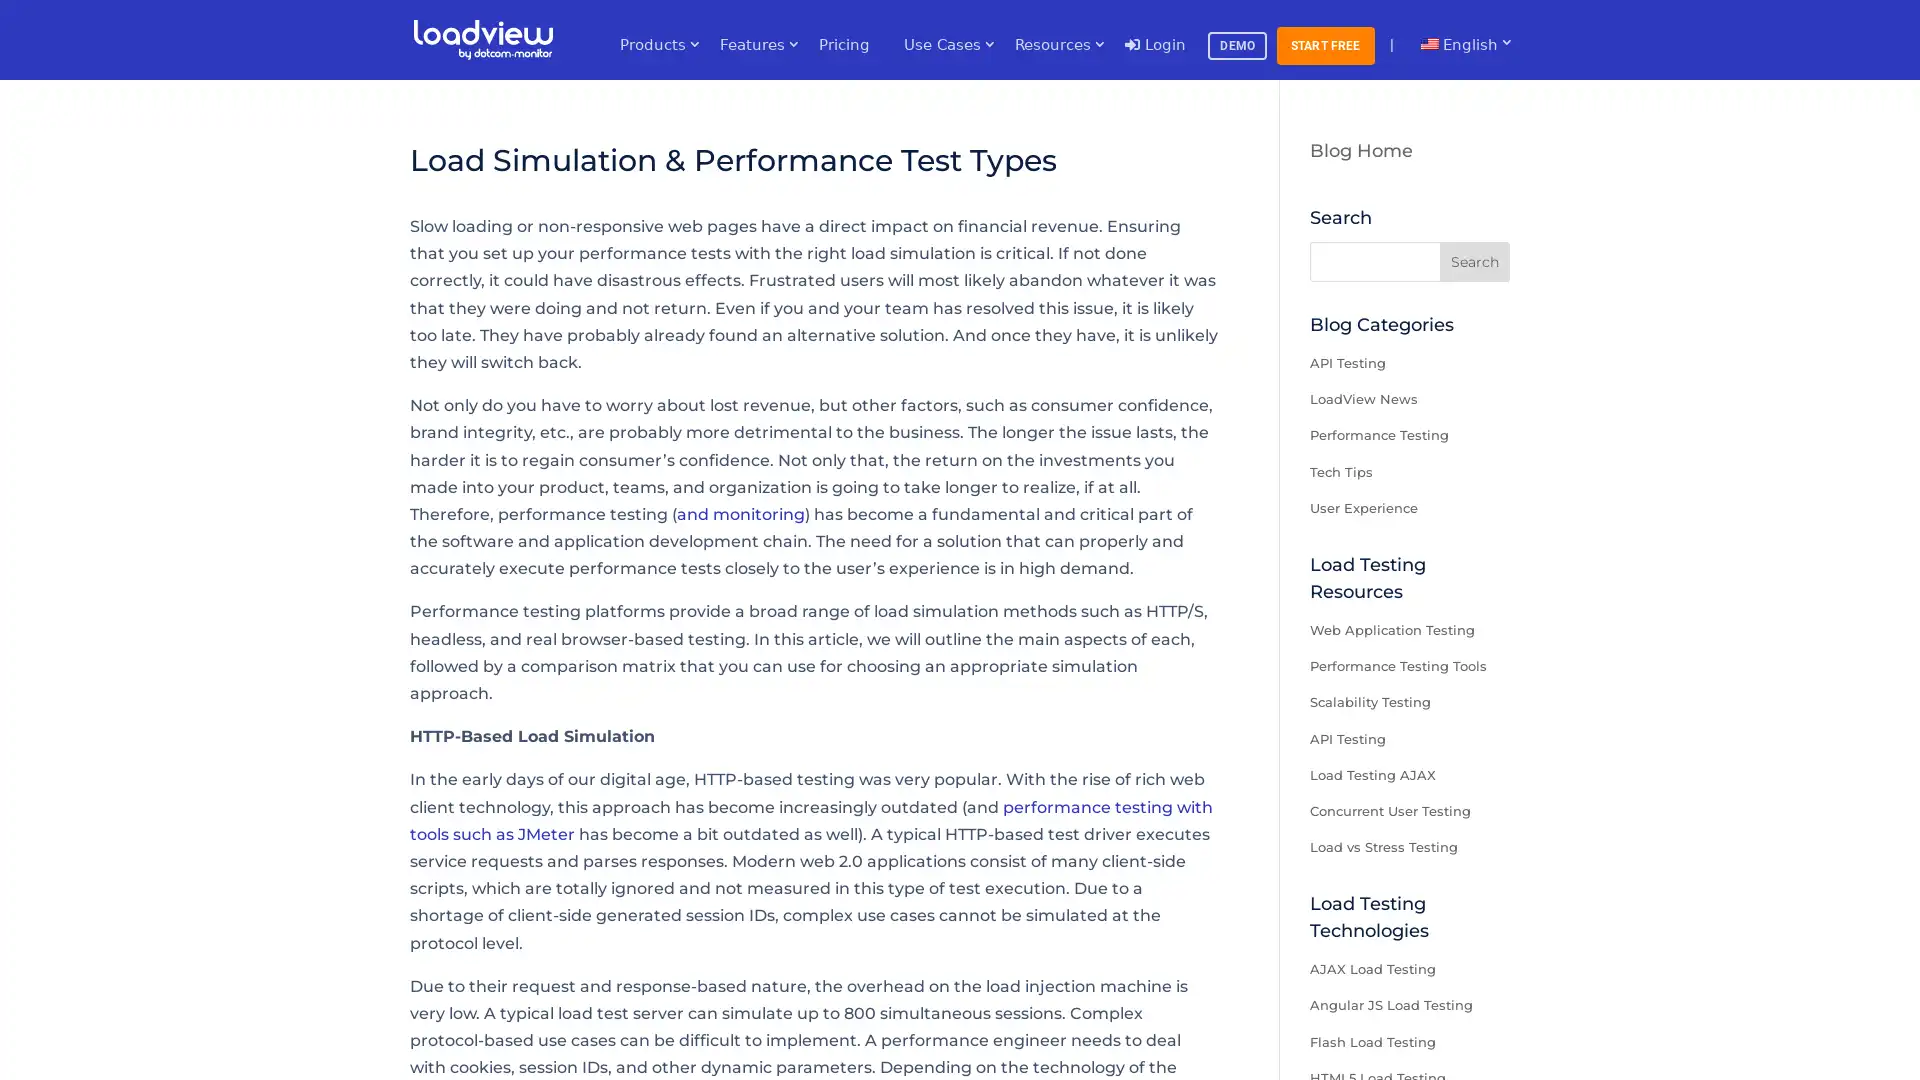 This screenshot has width=1920, height=1080. Describe the element at coordinates (1474, 261) in the screenshot. I see `Search` at that location.